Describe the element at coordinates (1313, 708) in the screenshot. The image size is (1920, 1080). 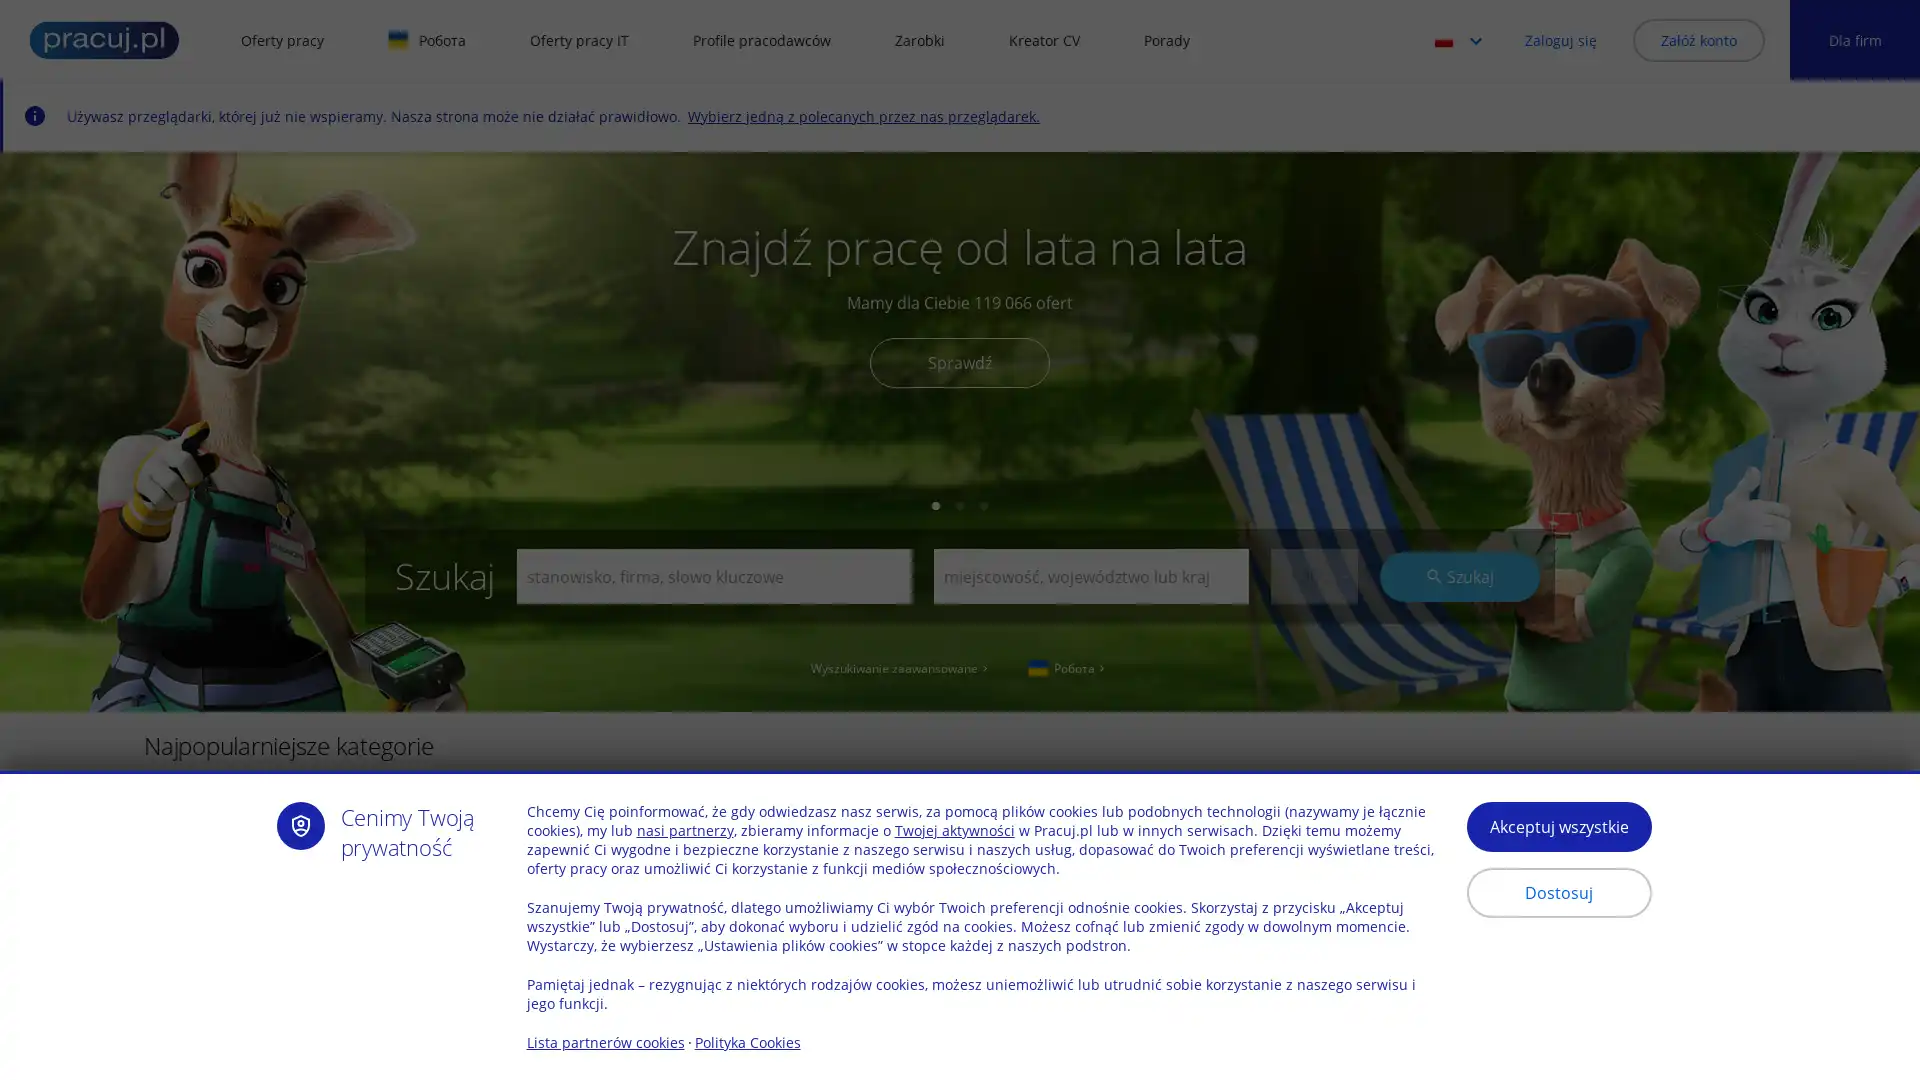
I see `+ 15 km` at that location.